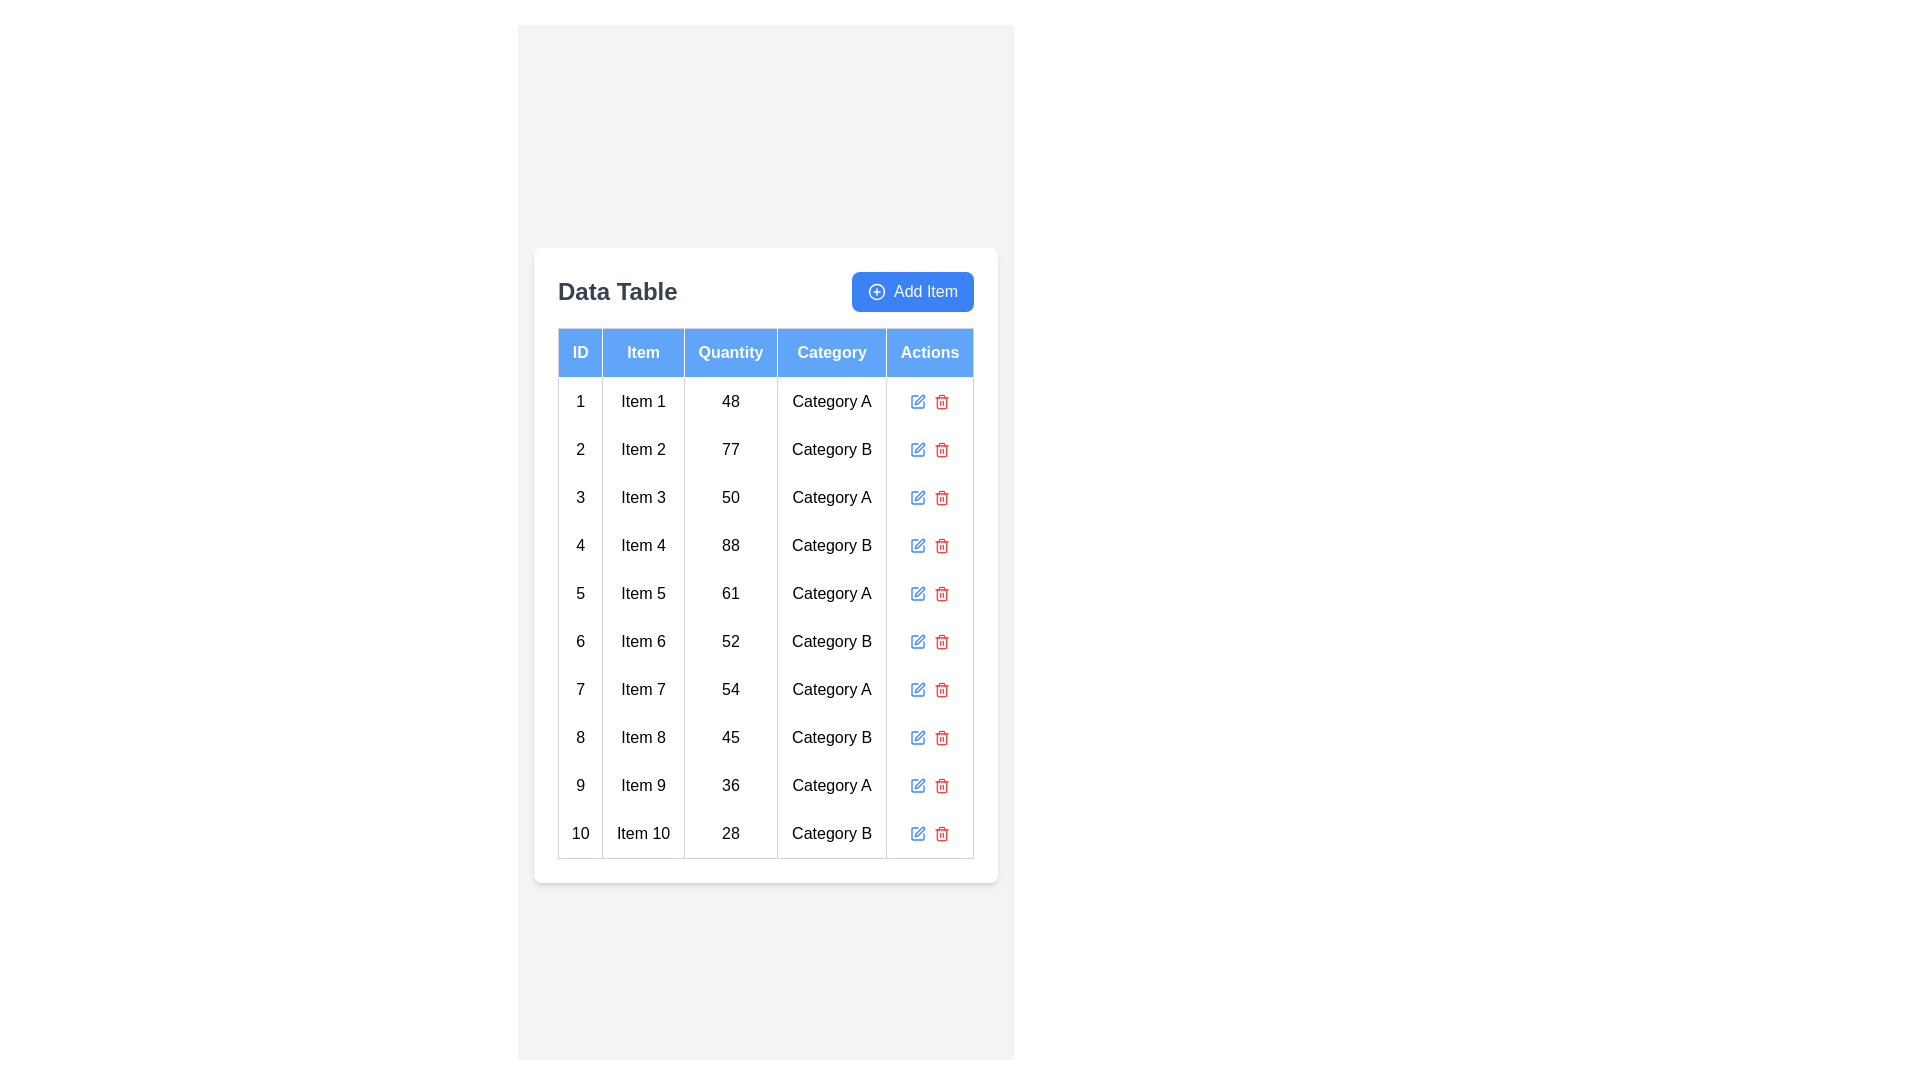  What do you see at coordinates (919, 735) in the screenshot?
I see `the edit icon button in the last row of the data table under the 'Actions' column` at bounding box center [919, 735].